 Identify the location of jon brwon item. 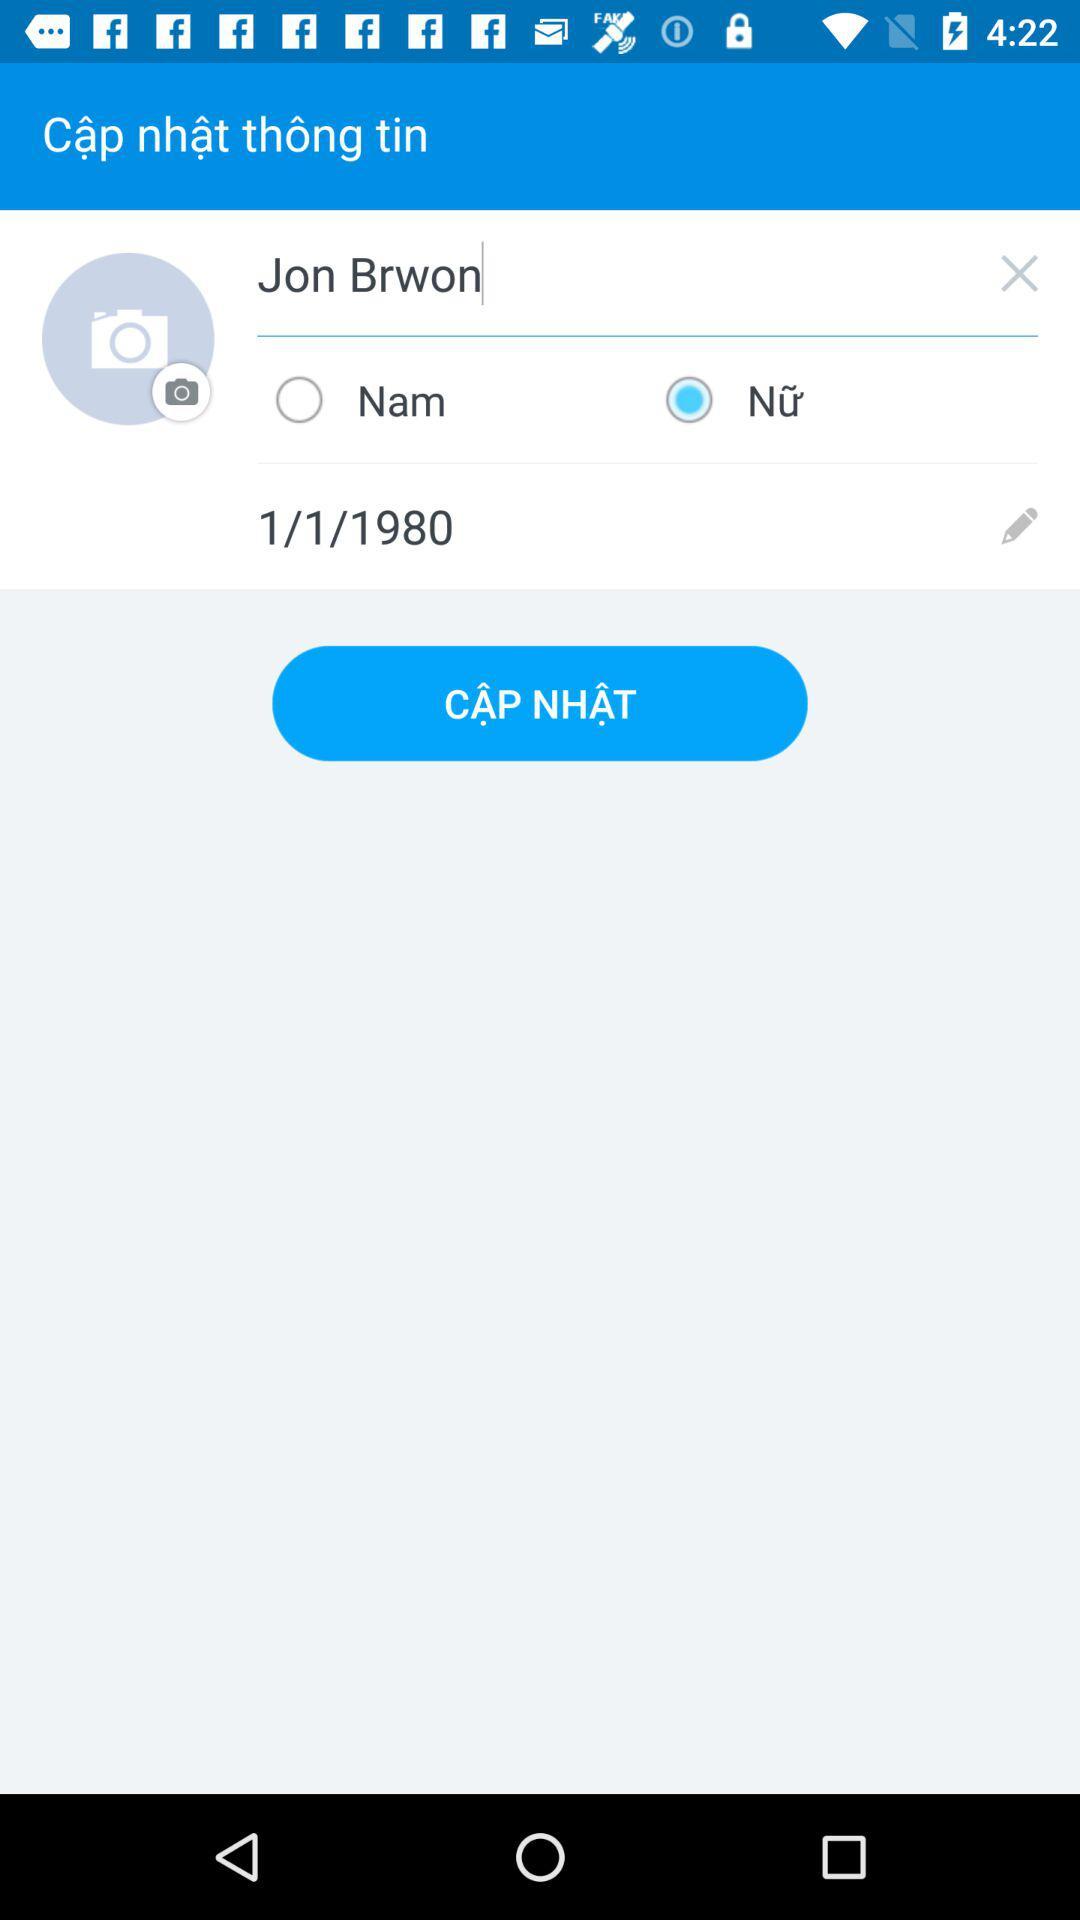
(647, 272).